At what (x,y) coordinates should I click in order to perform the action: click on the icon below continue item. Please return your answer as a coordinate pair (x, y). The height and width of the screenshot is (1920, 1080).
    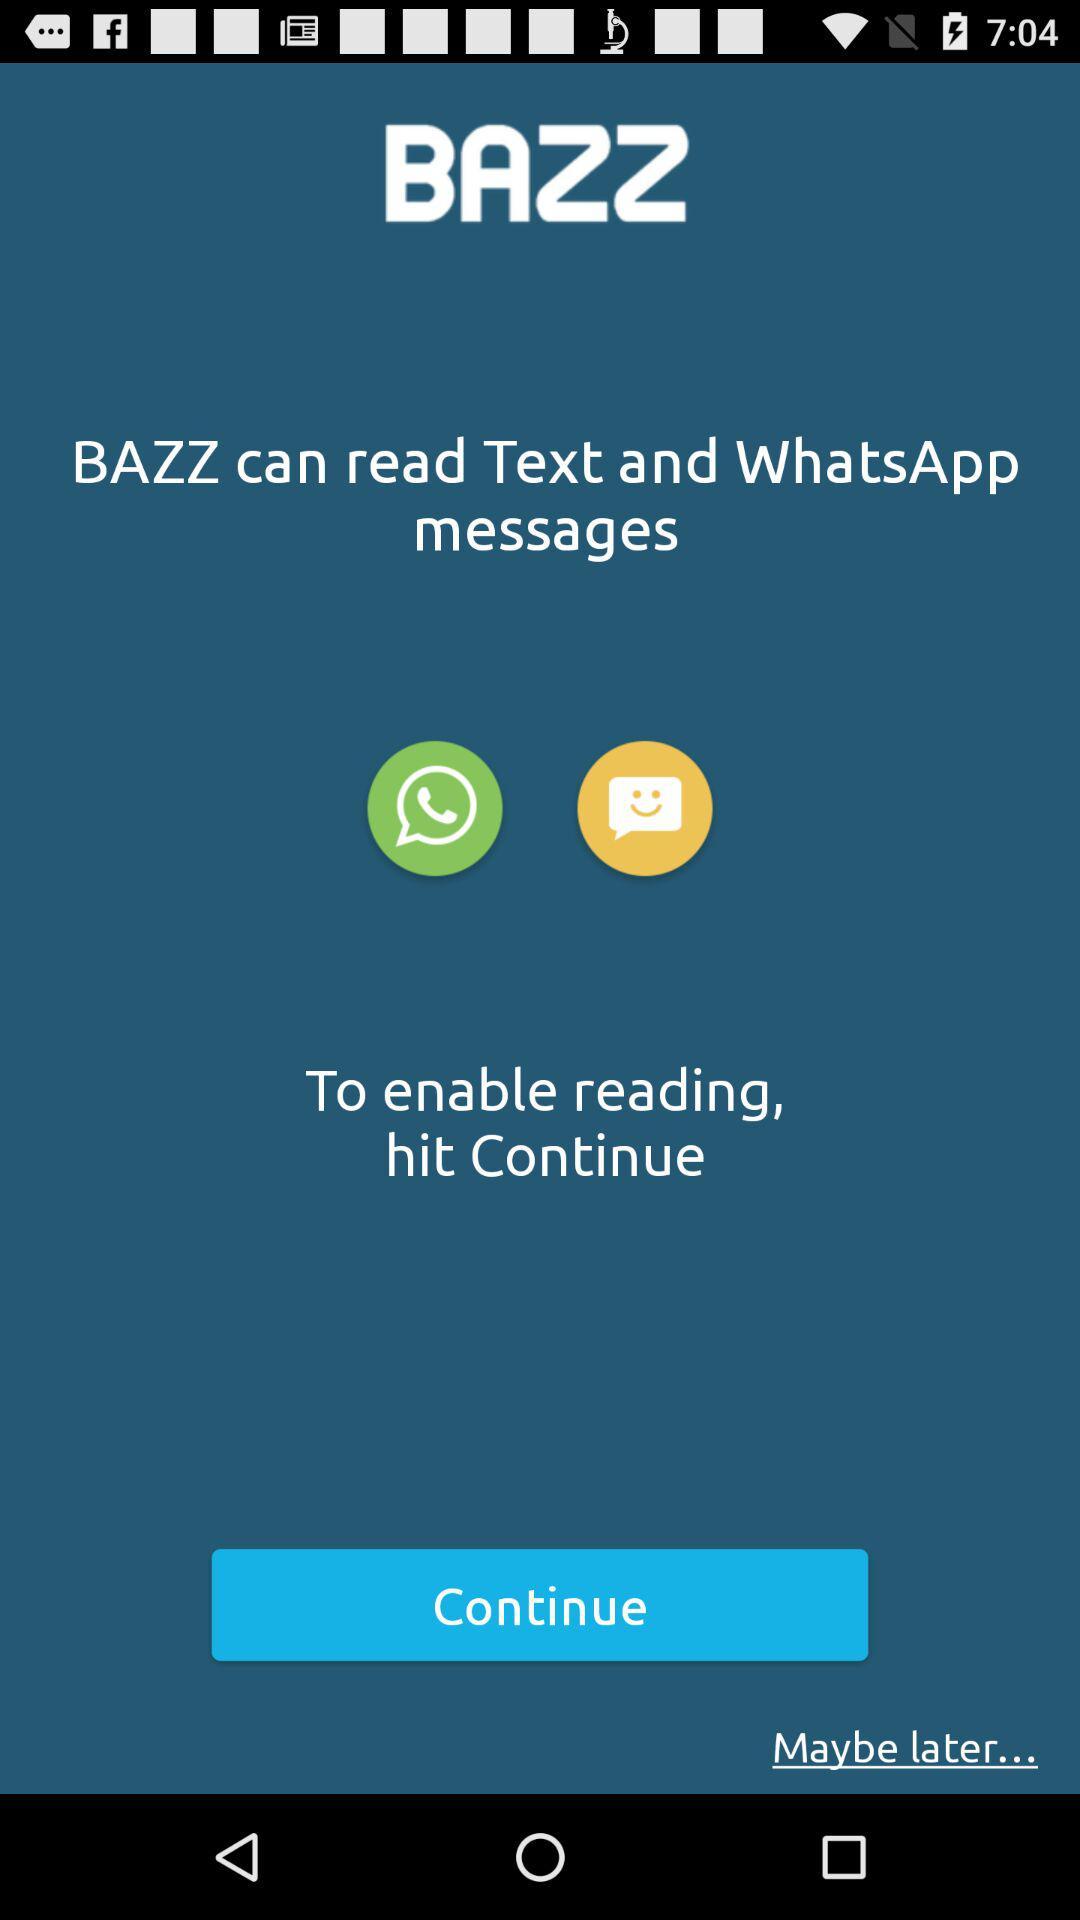
    Looking at the image, I should click on (905, 1745).